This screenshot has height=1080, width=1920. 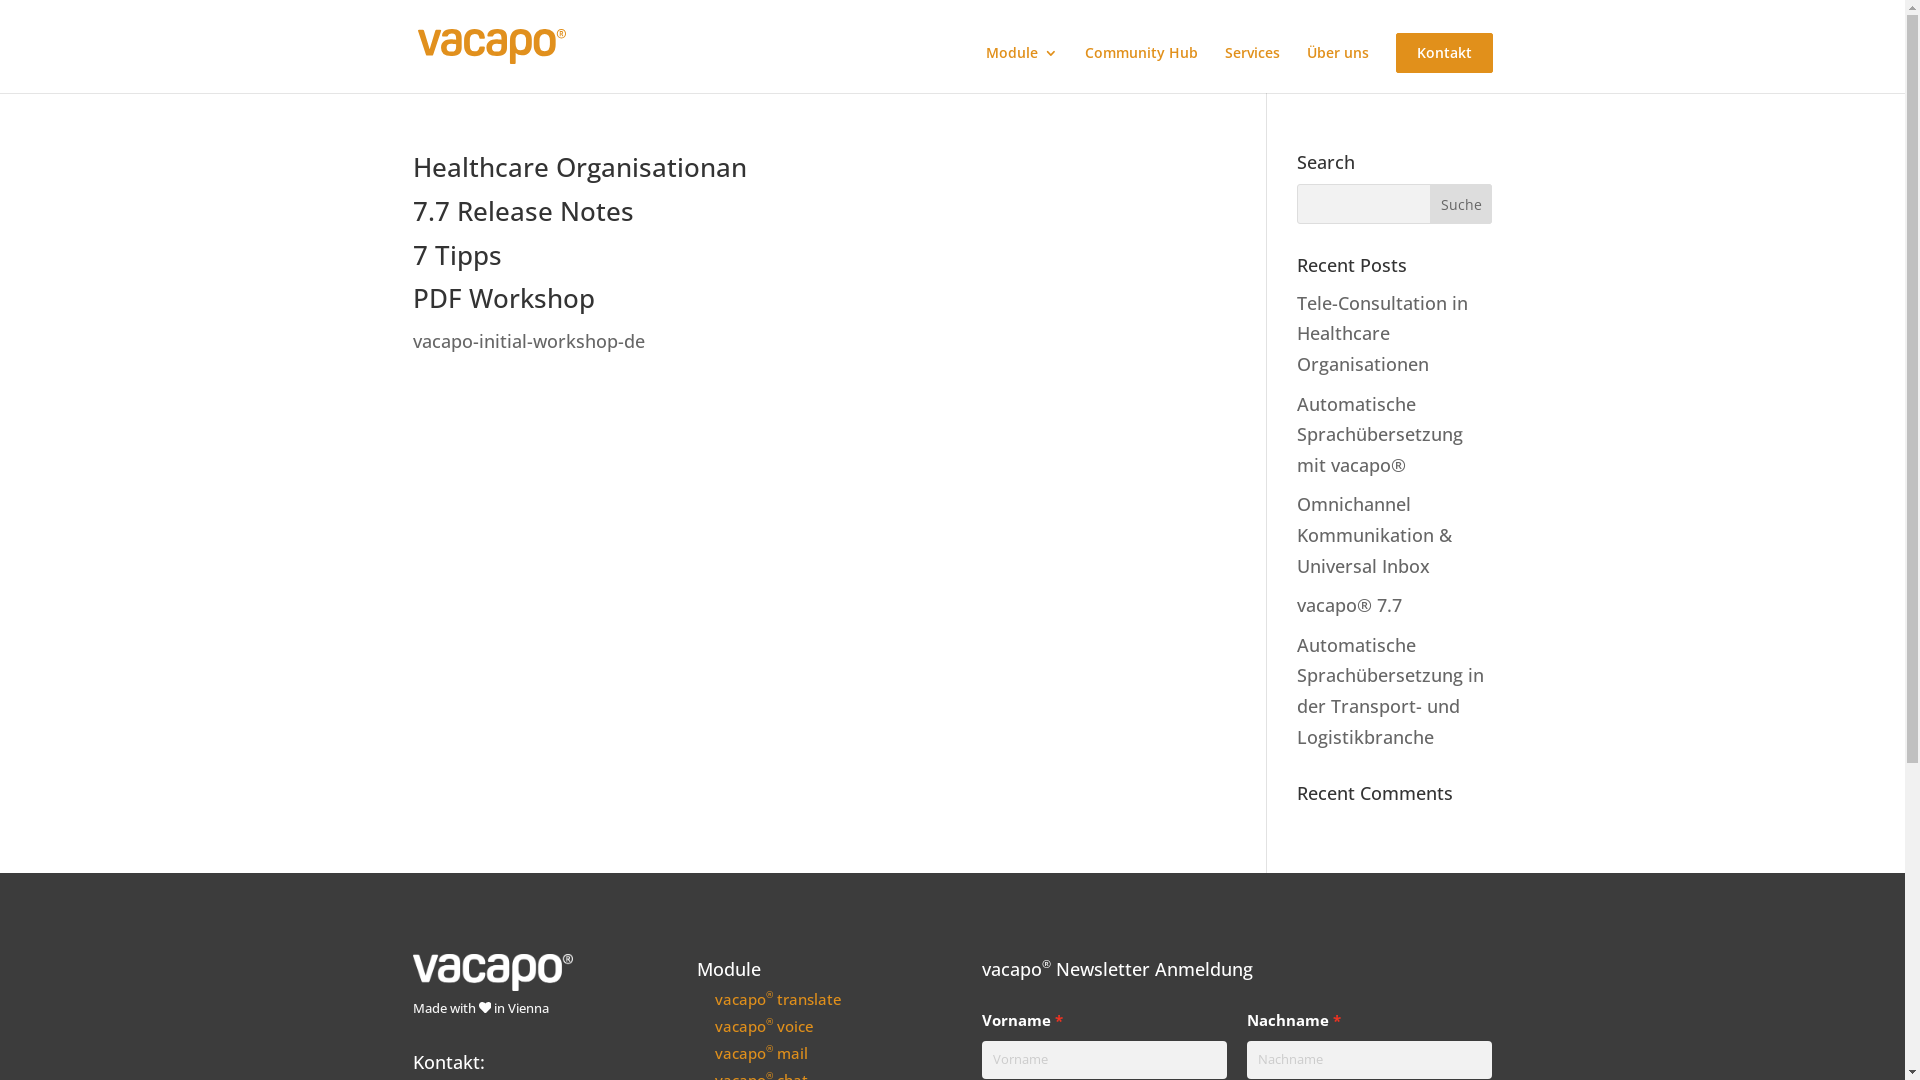 I want to click on 'Healthcare Organisationan', so click(x=578, y=165).